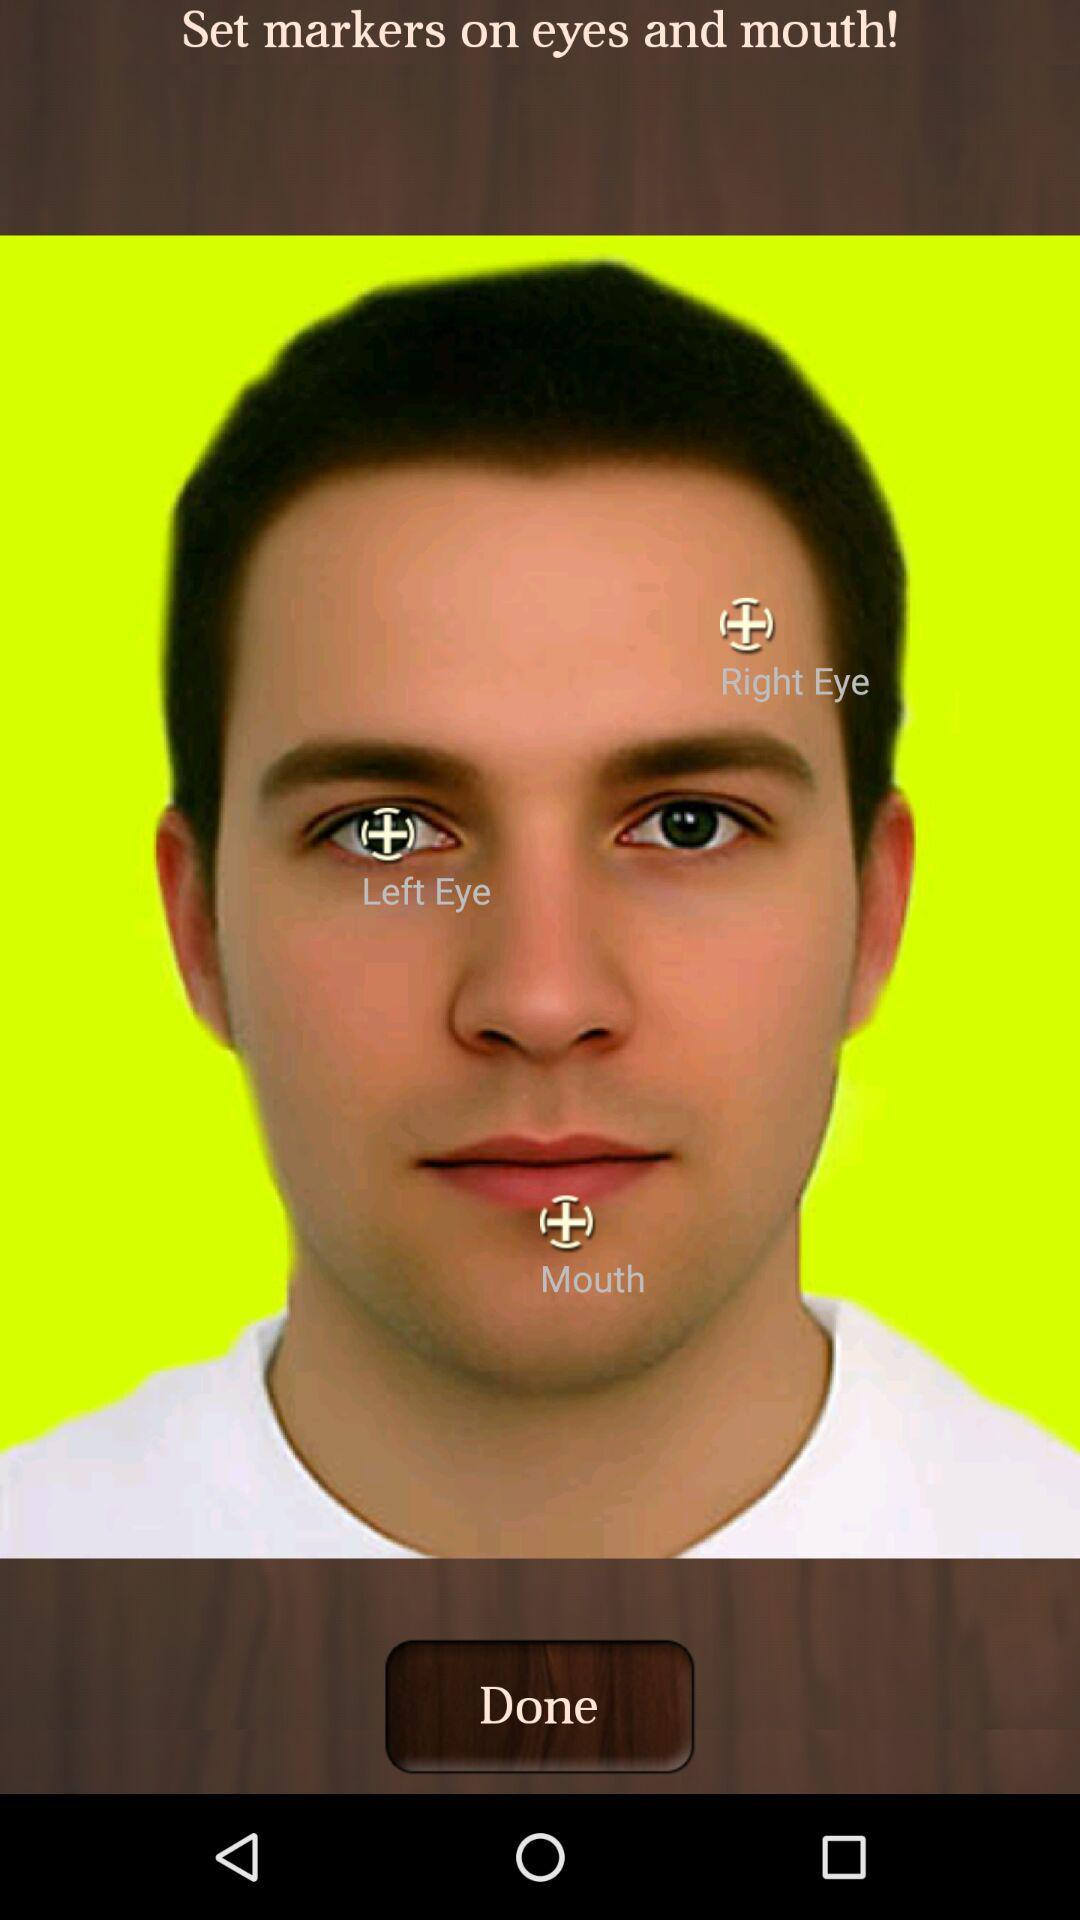  I want to click on the done at the bottom, so click(538, 1705).